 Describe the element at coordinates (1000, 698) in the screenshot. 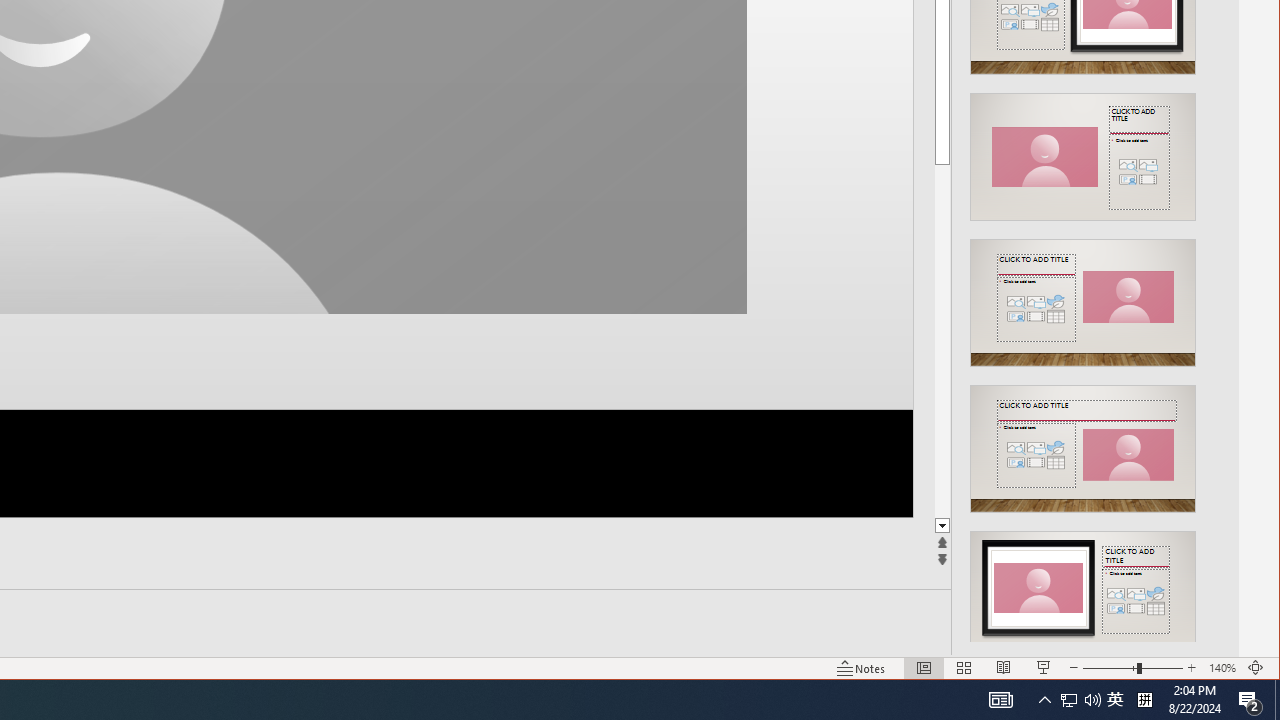

I see `'AutomationID: 4105'` at that location.